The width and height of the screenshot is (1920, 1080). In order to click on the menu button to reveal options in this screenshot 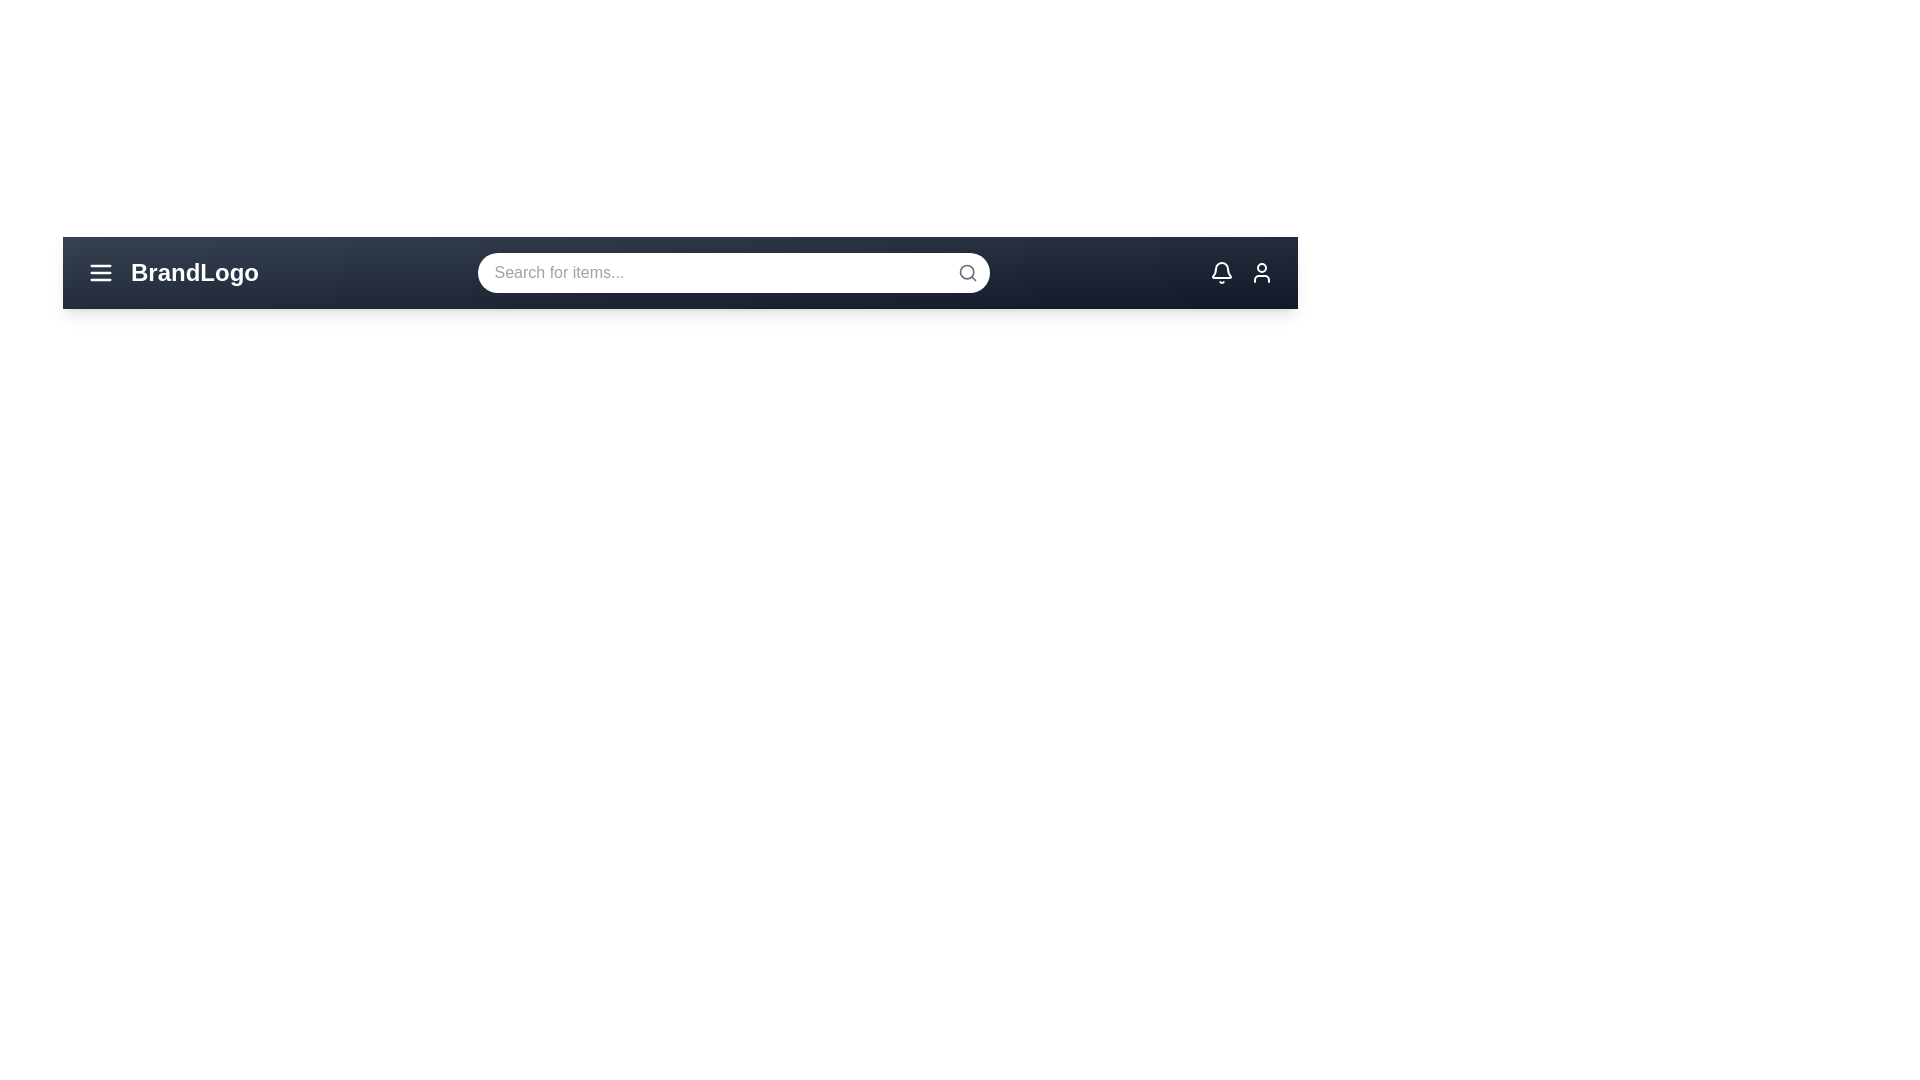, I will do `click(99, 273)`.